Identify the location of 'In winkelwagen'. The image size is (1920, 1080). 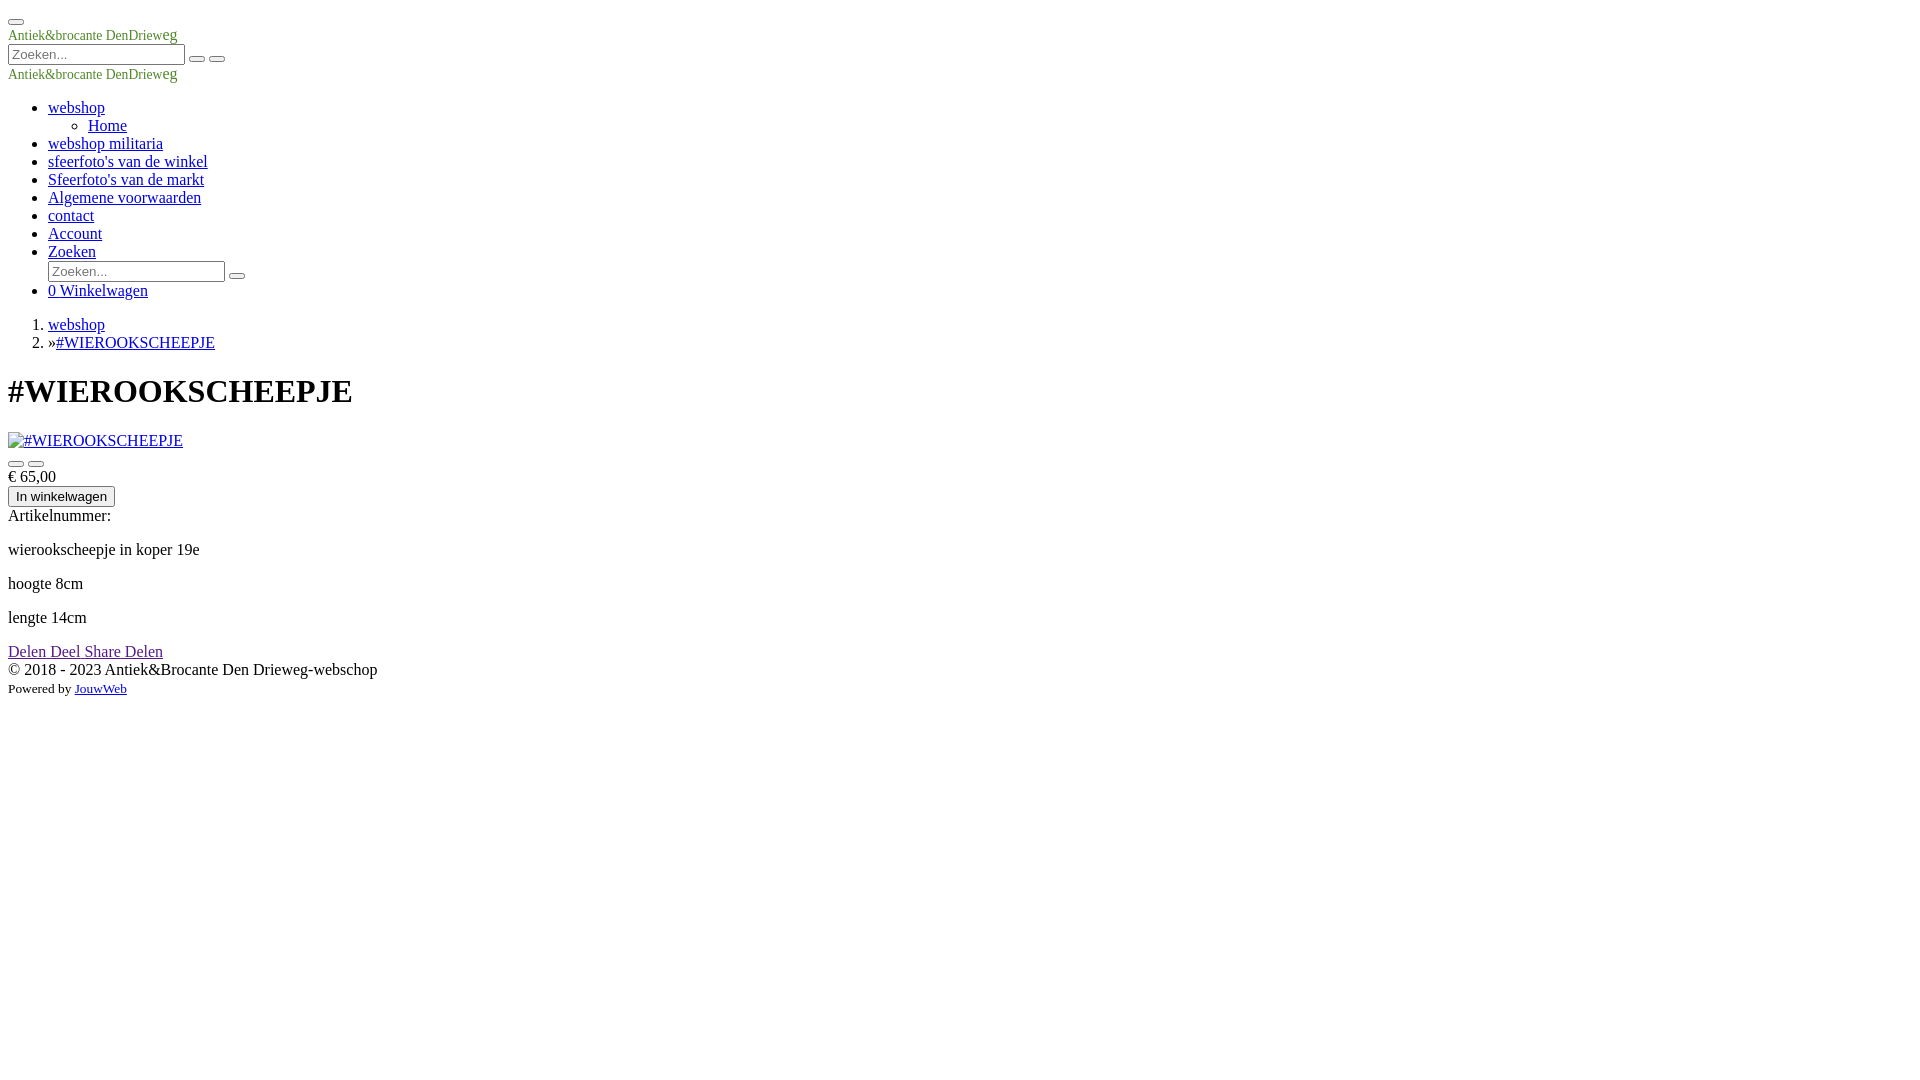
(61, 495).